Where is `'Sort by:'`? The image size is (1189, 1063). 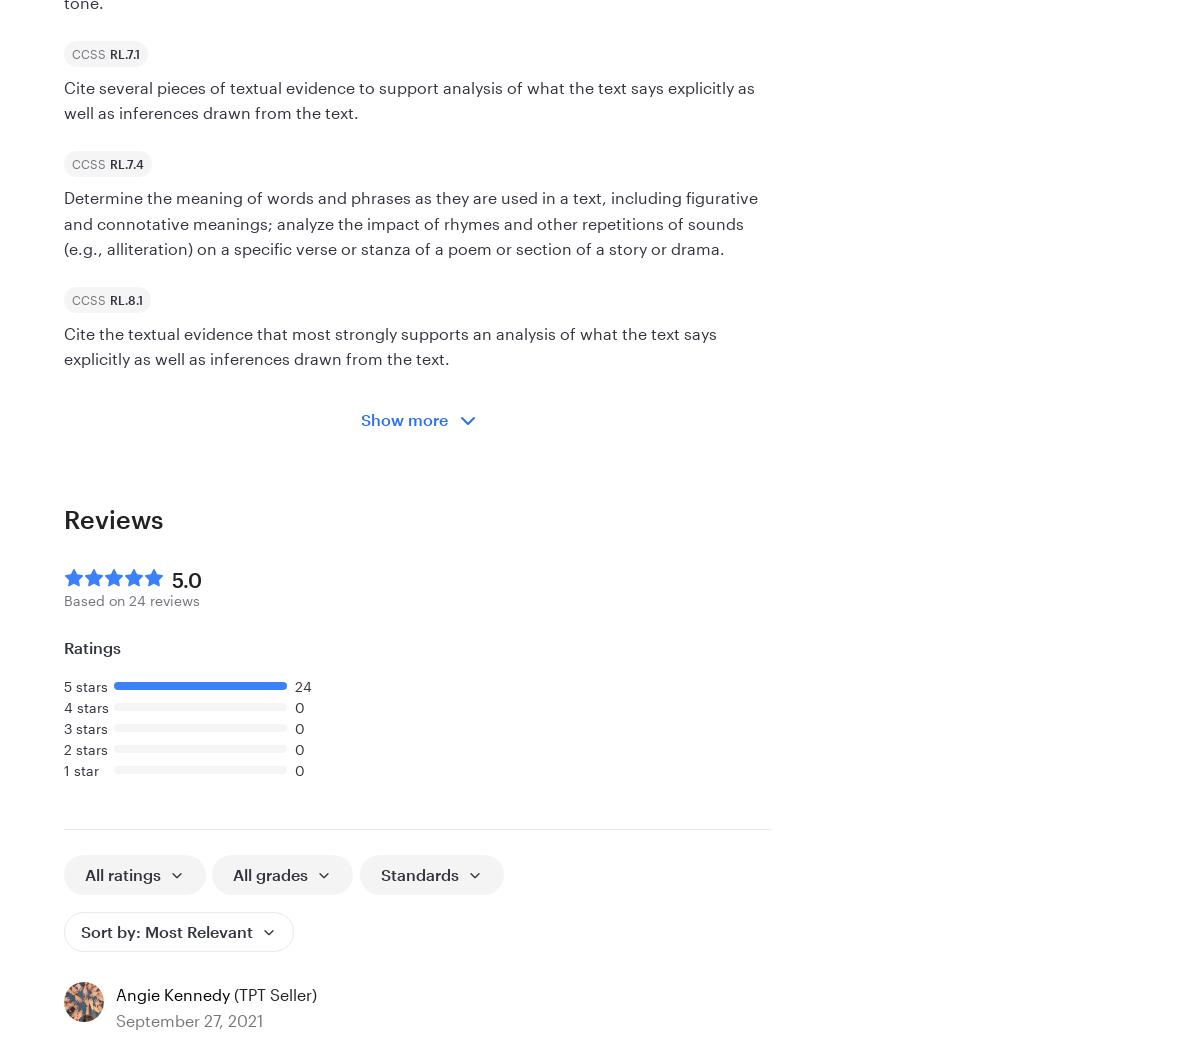
'Sort by:' is located at coordinates (111, 930).